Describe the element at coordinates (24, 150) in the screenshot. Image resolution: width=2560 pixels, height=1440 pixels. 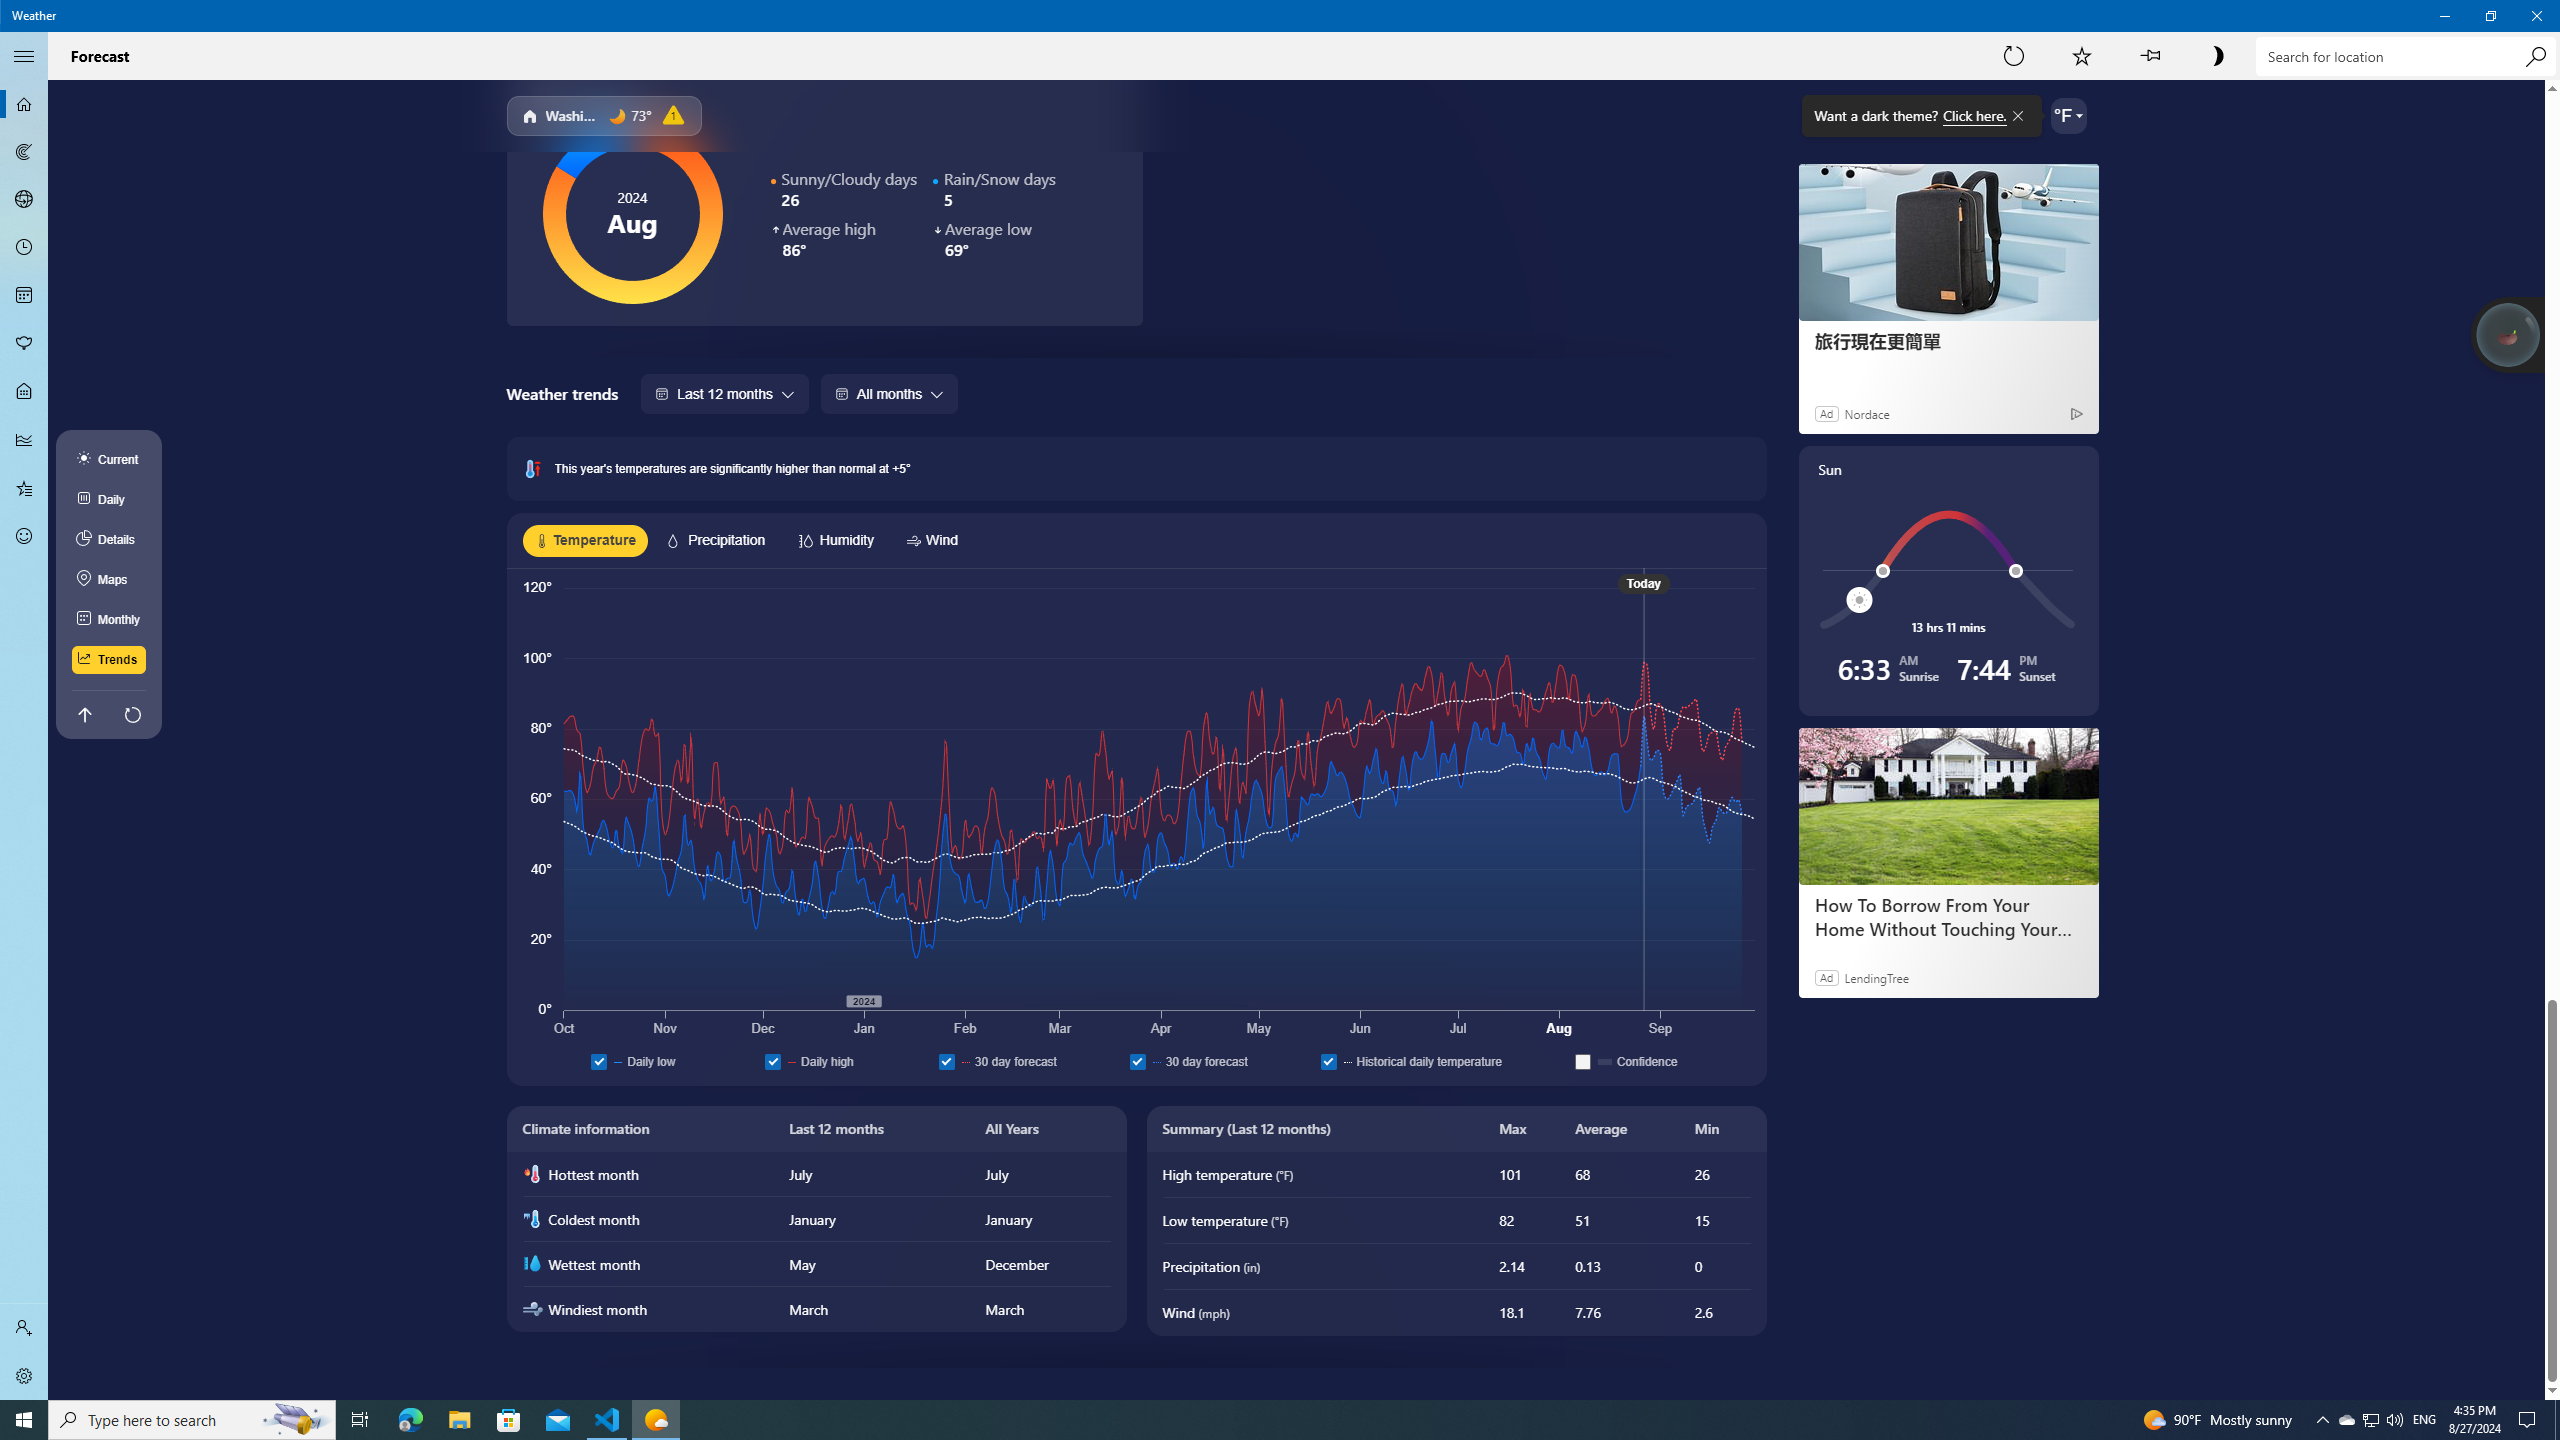
I see `'Maps - Not Selected'` at that location.